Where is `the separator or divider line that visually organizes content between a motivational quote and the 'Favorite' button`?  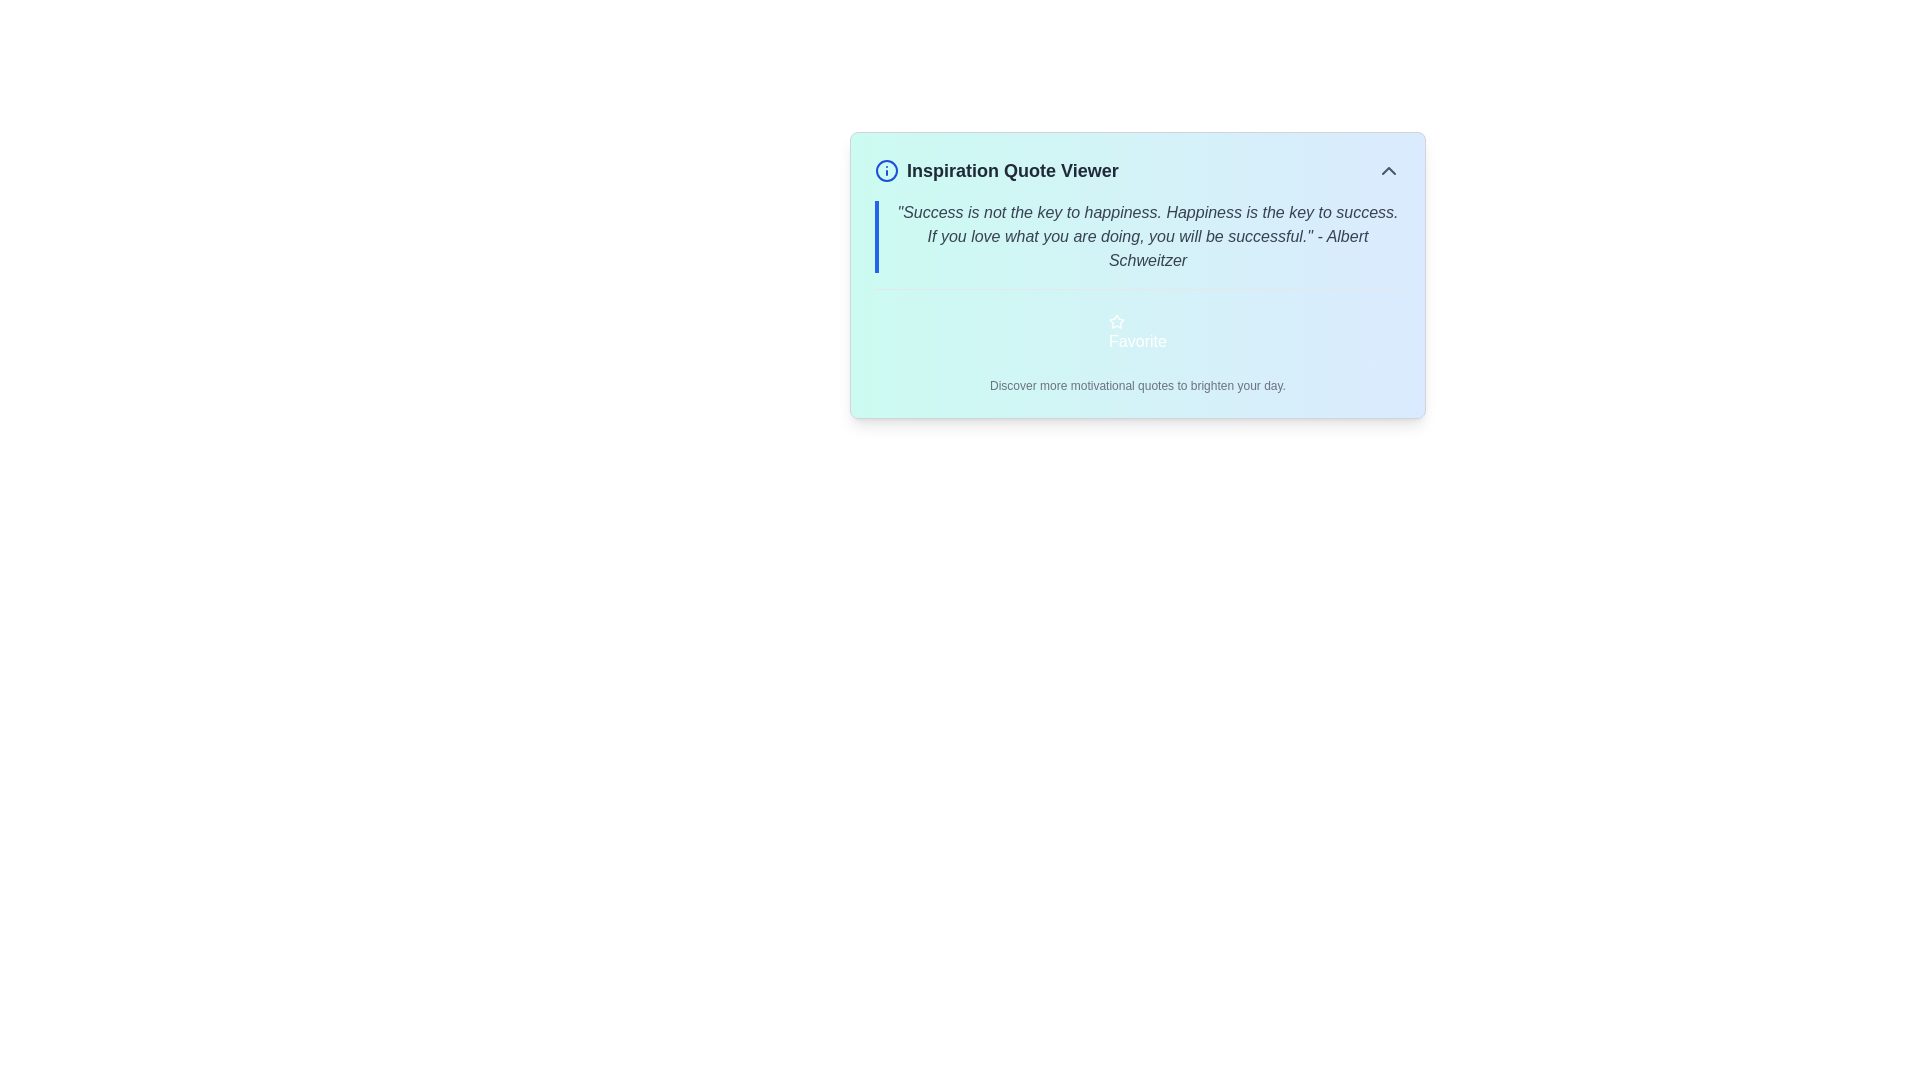 the separator or divider line that visually organizes content between a motivational quote and the 'Favorite' button is located at coordinates (1137, 289).